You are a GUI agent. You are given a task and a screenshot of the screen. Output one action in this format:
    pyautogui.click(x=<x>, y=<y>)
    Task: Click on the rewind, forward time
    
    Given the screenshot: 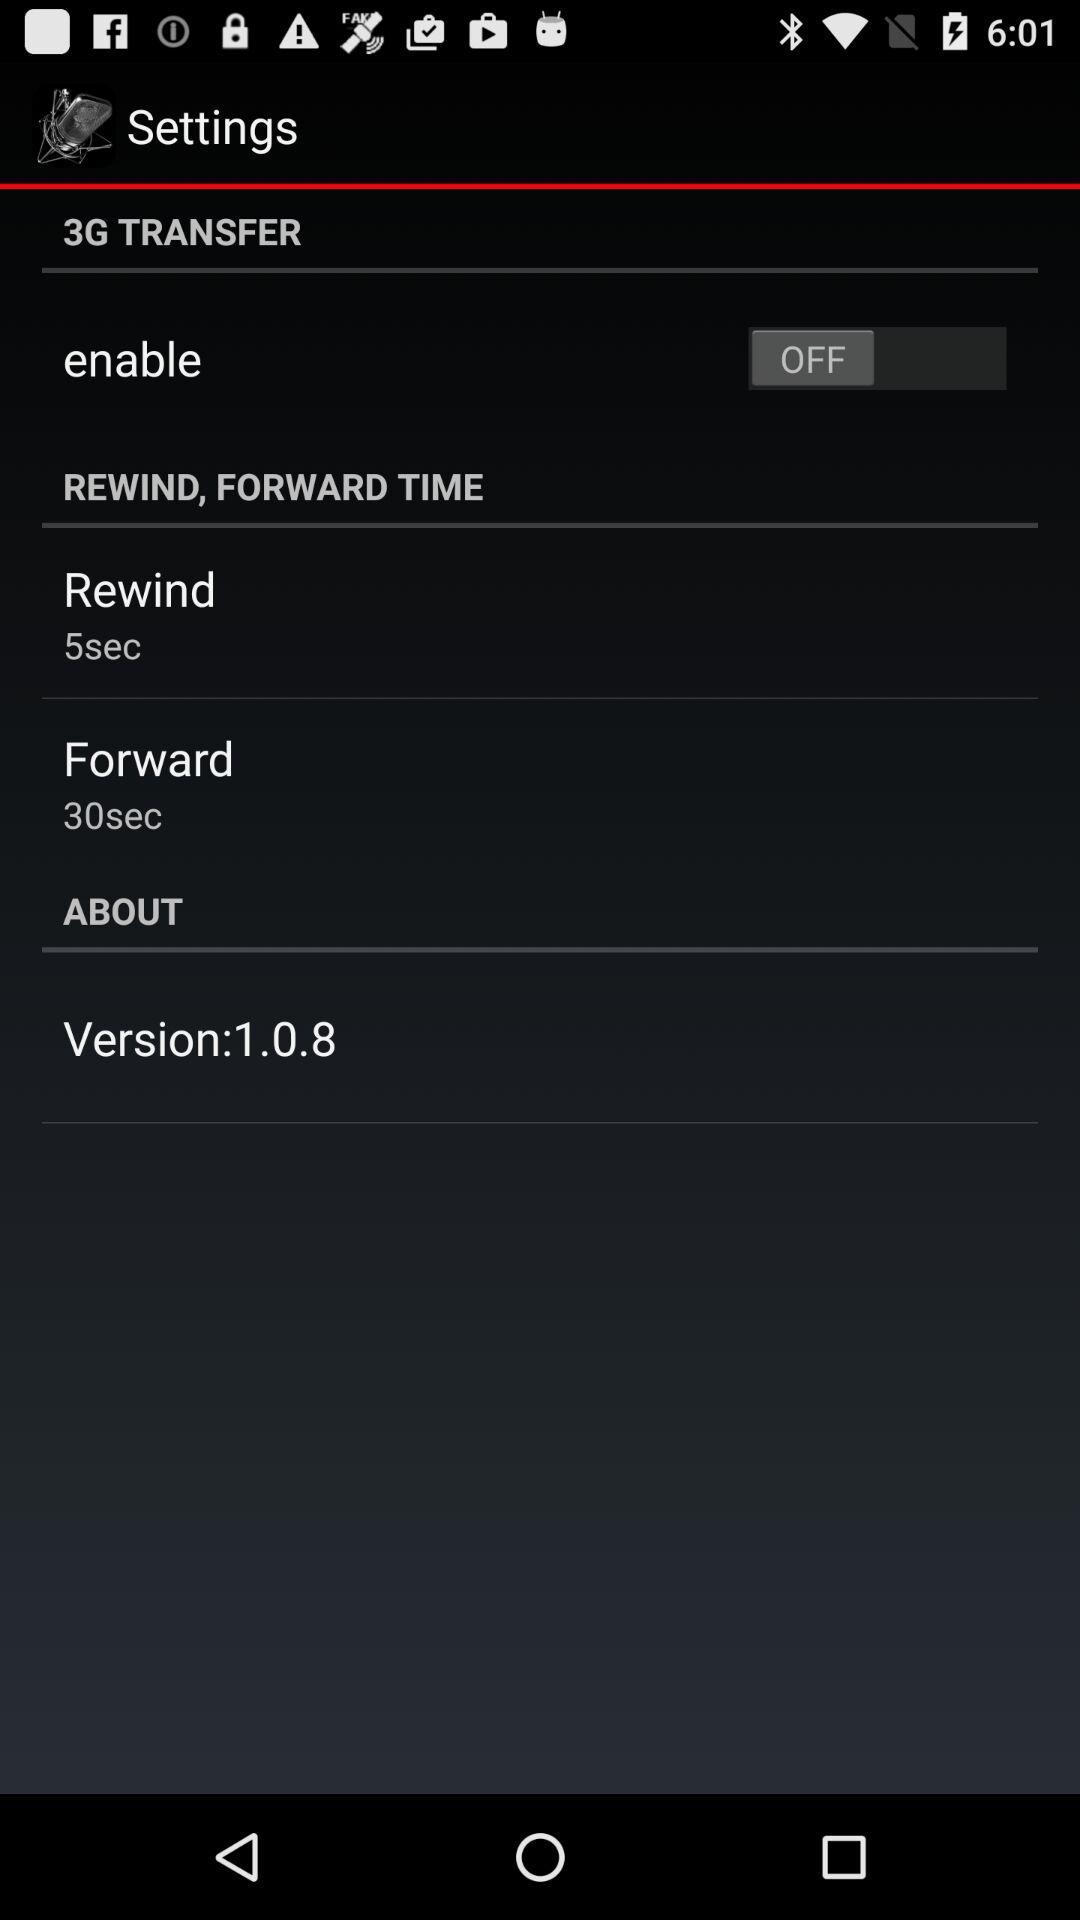 What is the action you would take?
    pyautogui.click(x=540, y=485)
    